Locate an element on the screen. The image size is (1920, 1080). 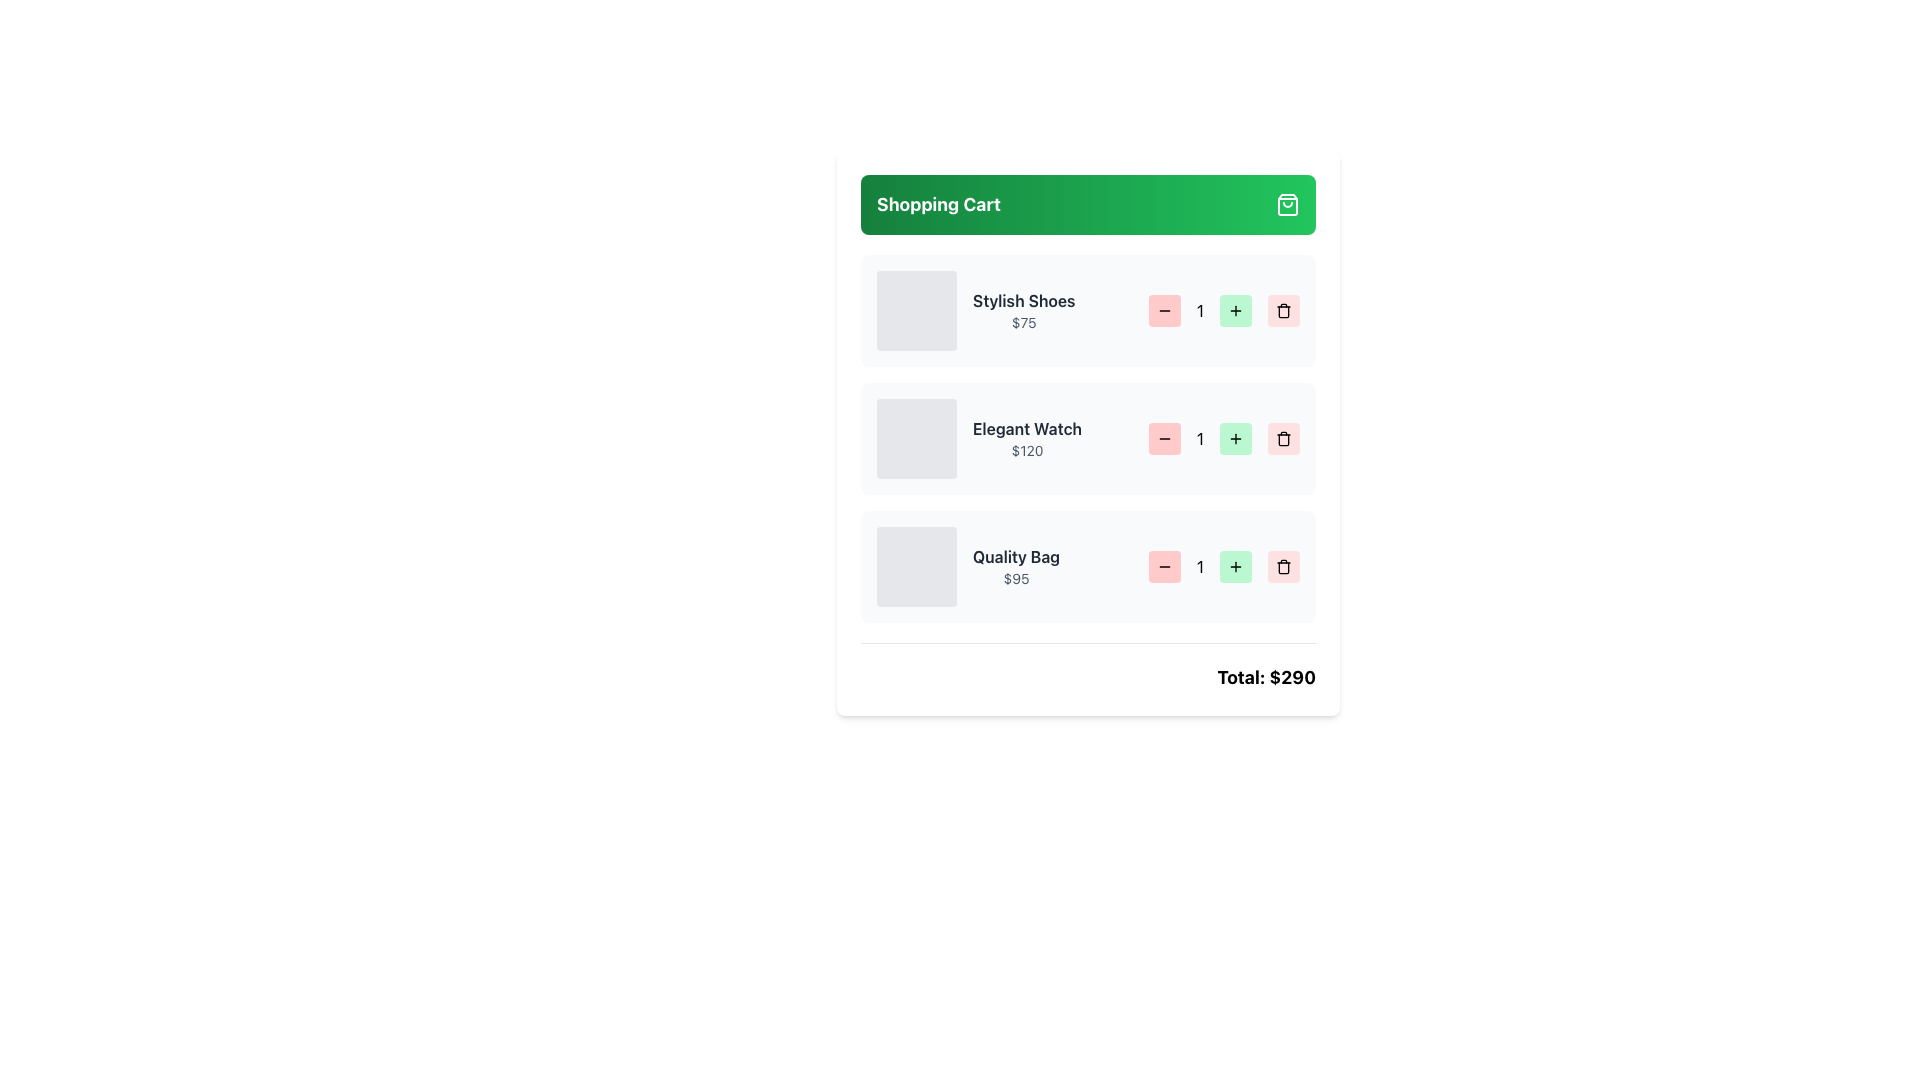
the graphical icon resembling a shopping bag located in the top-right corner of the green header bar labeled 'Shopping Cart' is located at coordinates (1287, 204).